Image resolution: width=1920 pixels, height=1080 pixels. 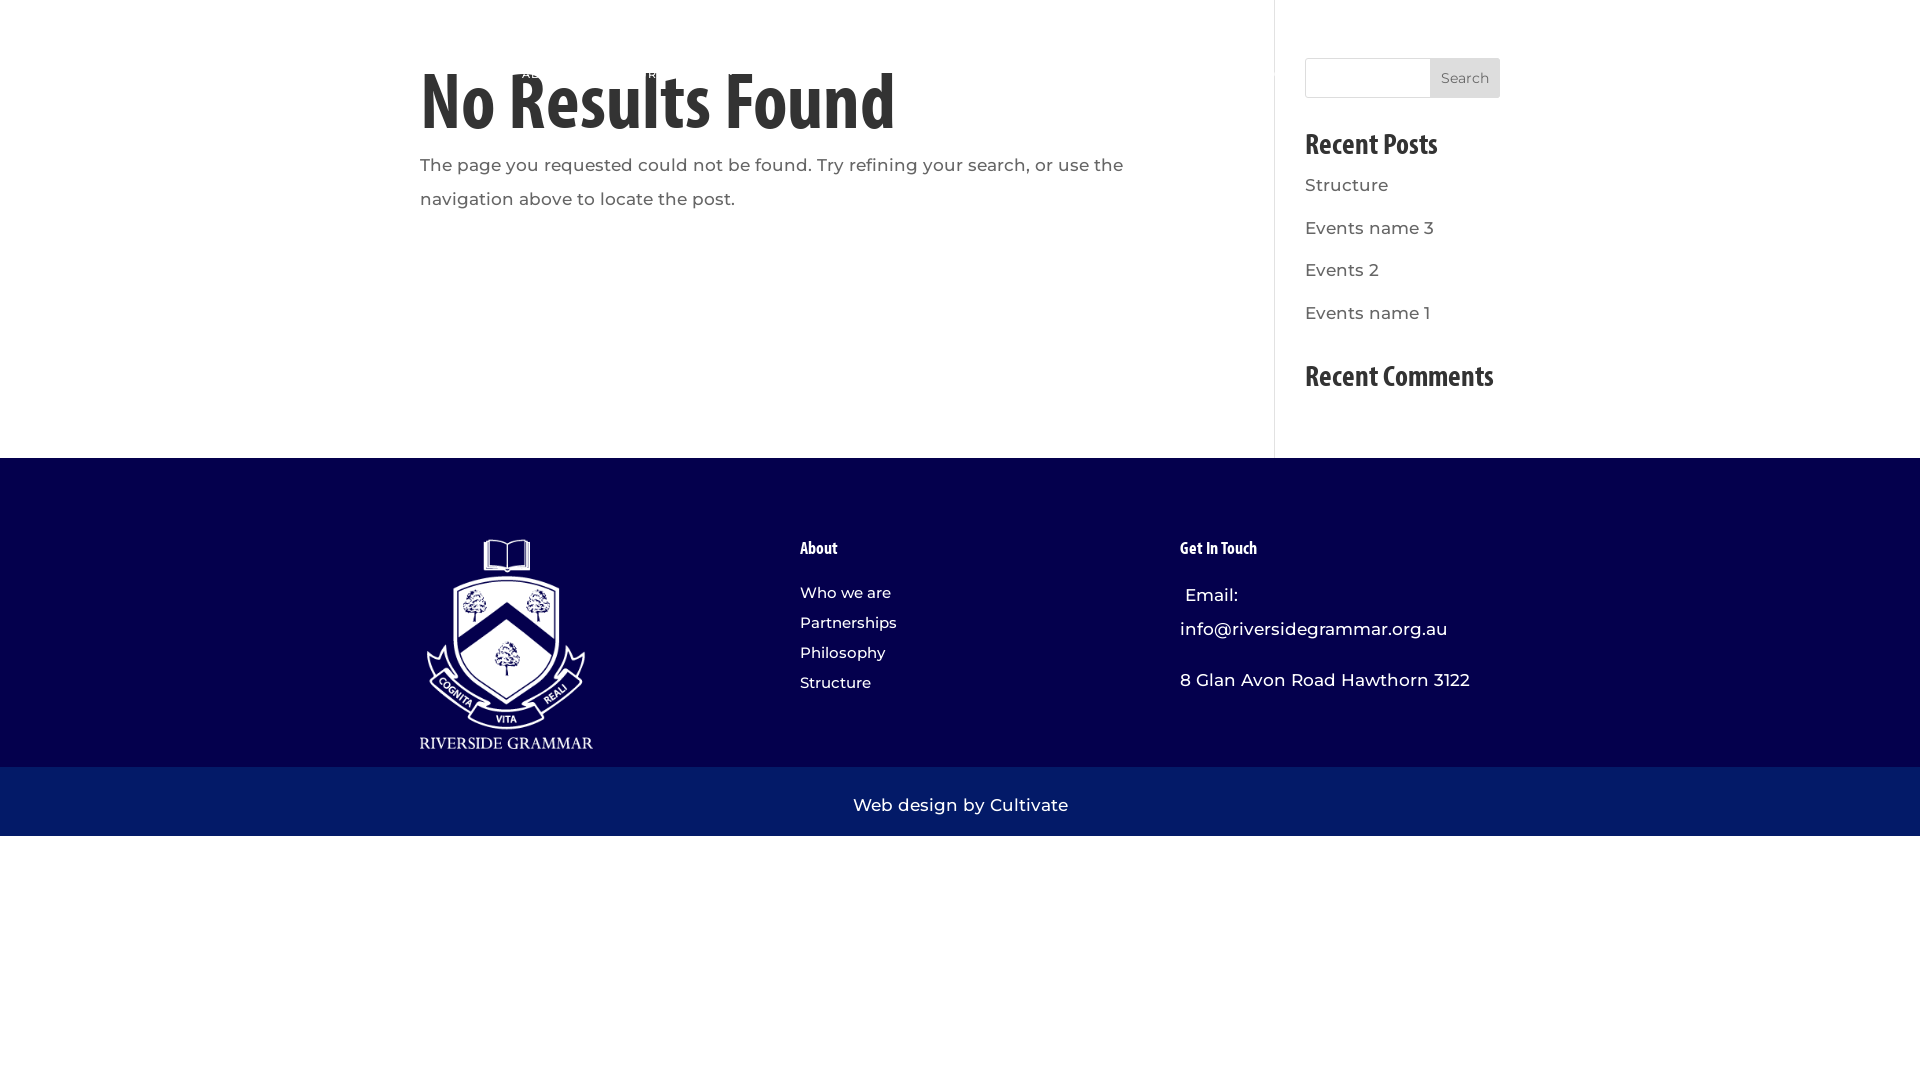 I want to click on 'info@riversidegrammar.org.au', so click(x=1314, y=627).